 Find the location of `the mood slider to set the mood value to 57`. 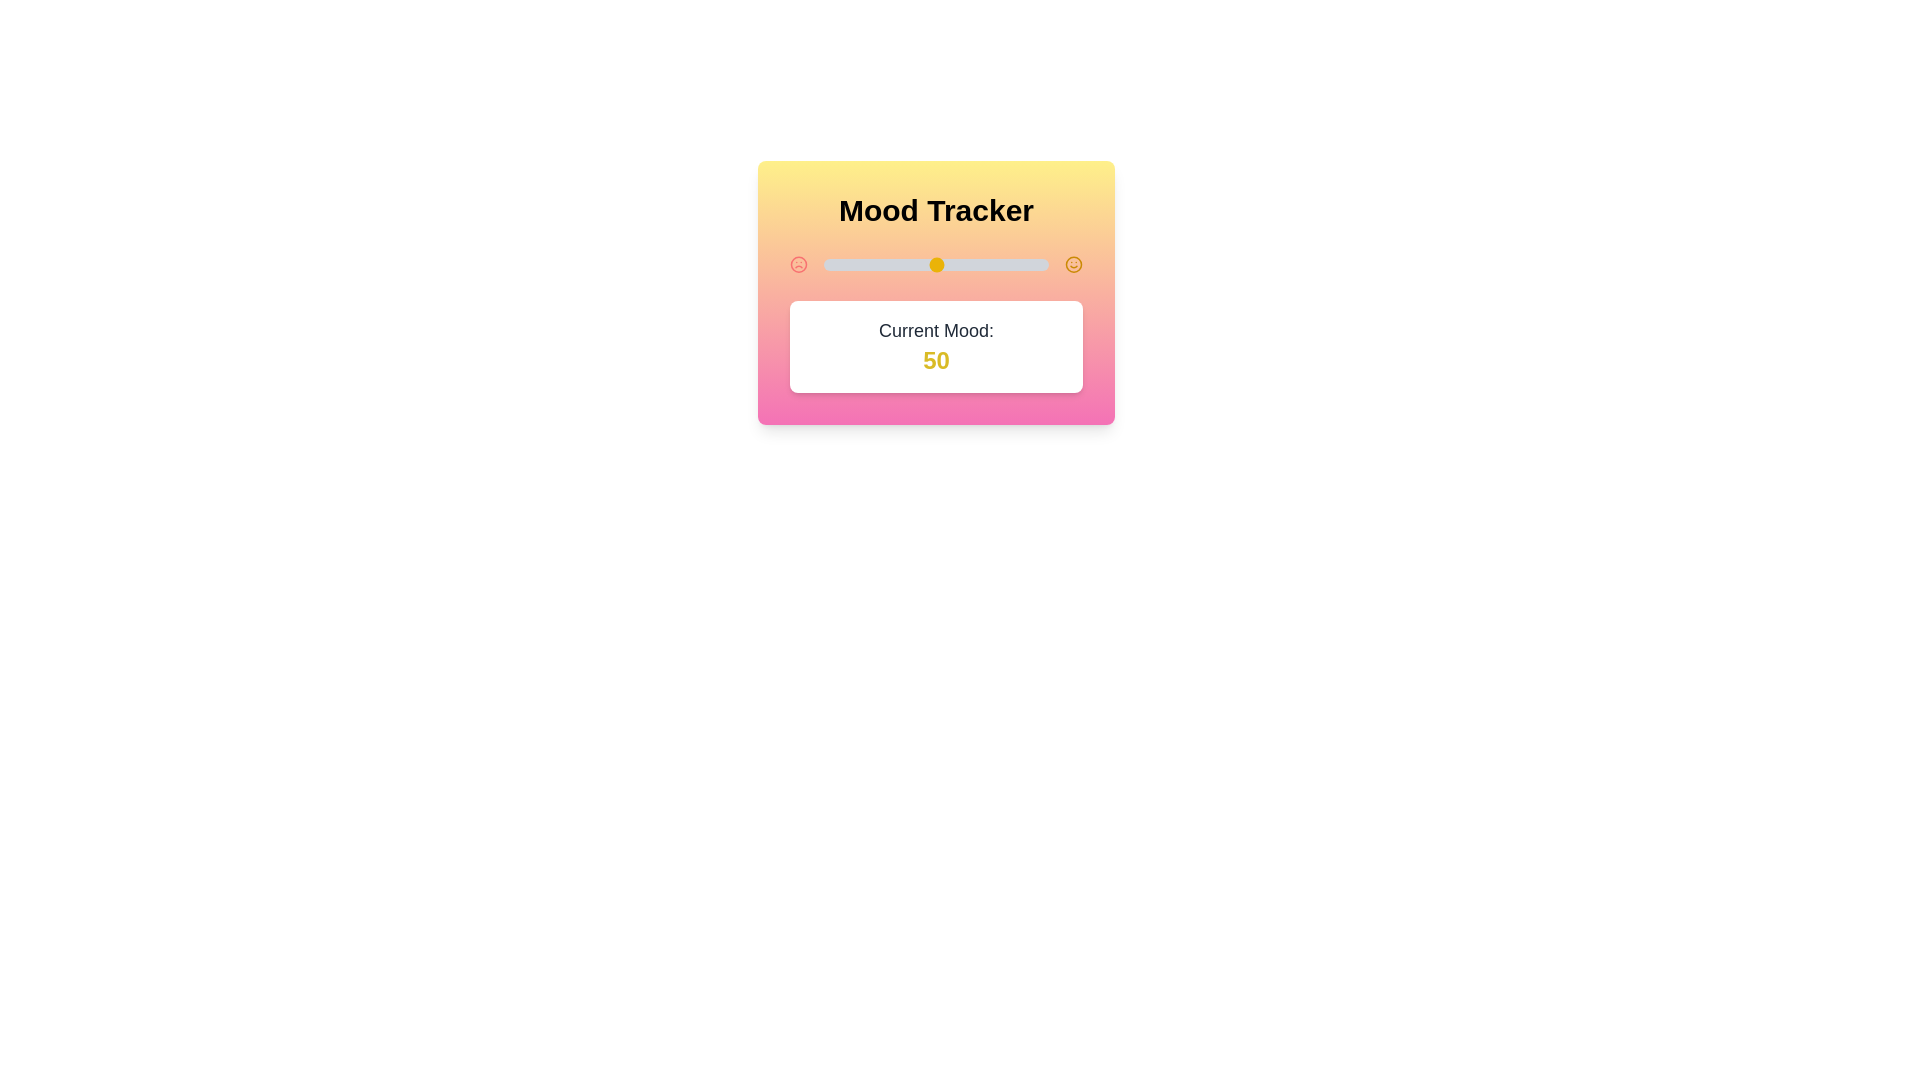

the mood slider to set the mood value to 57 is located at coordinates (951, 264).